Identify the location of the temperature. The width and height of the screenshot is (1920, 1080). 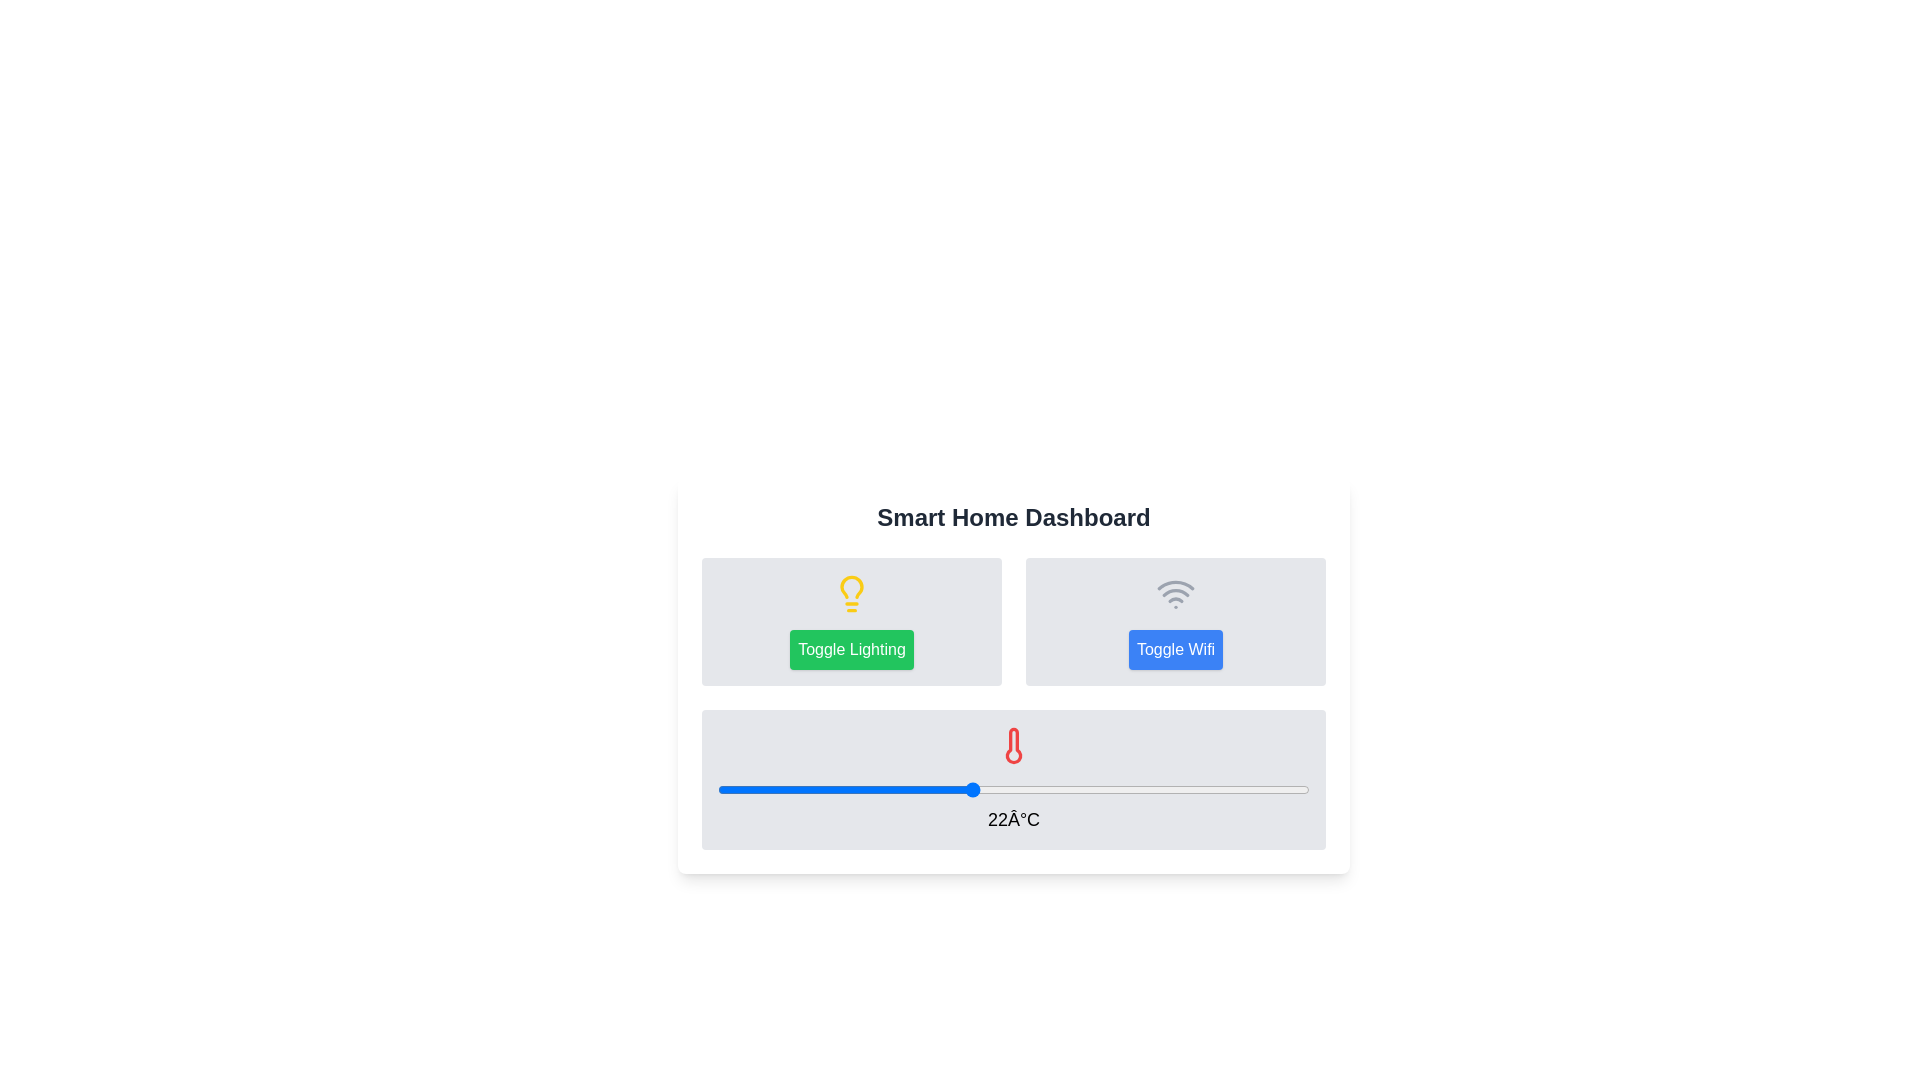
(1097, 789).